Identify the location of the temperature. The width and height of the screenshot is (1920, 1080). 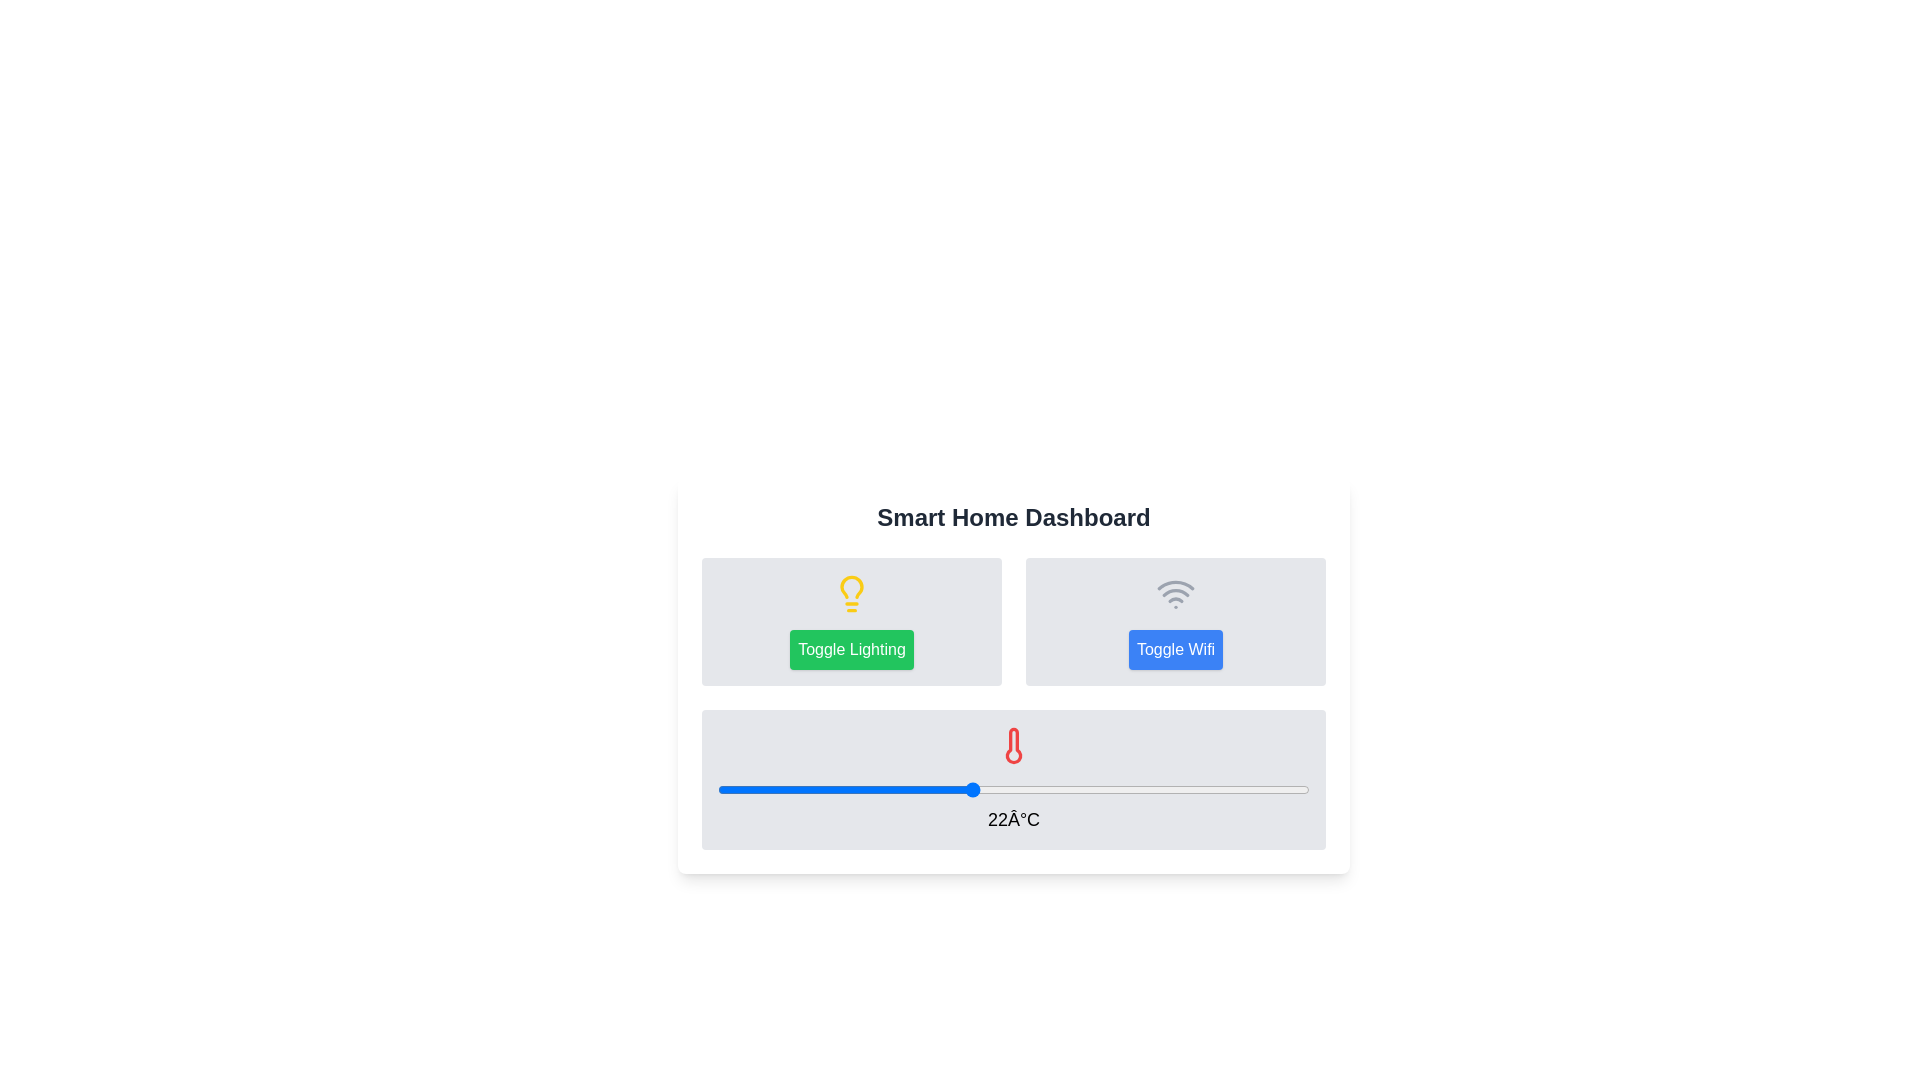
(1097, 789).